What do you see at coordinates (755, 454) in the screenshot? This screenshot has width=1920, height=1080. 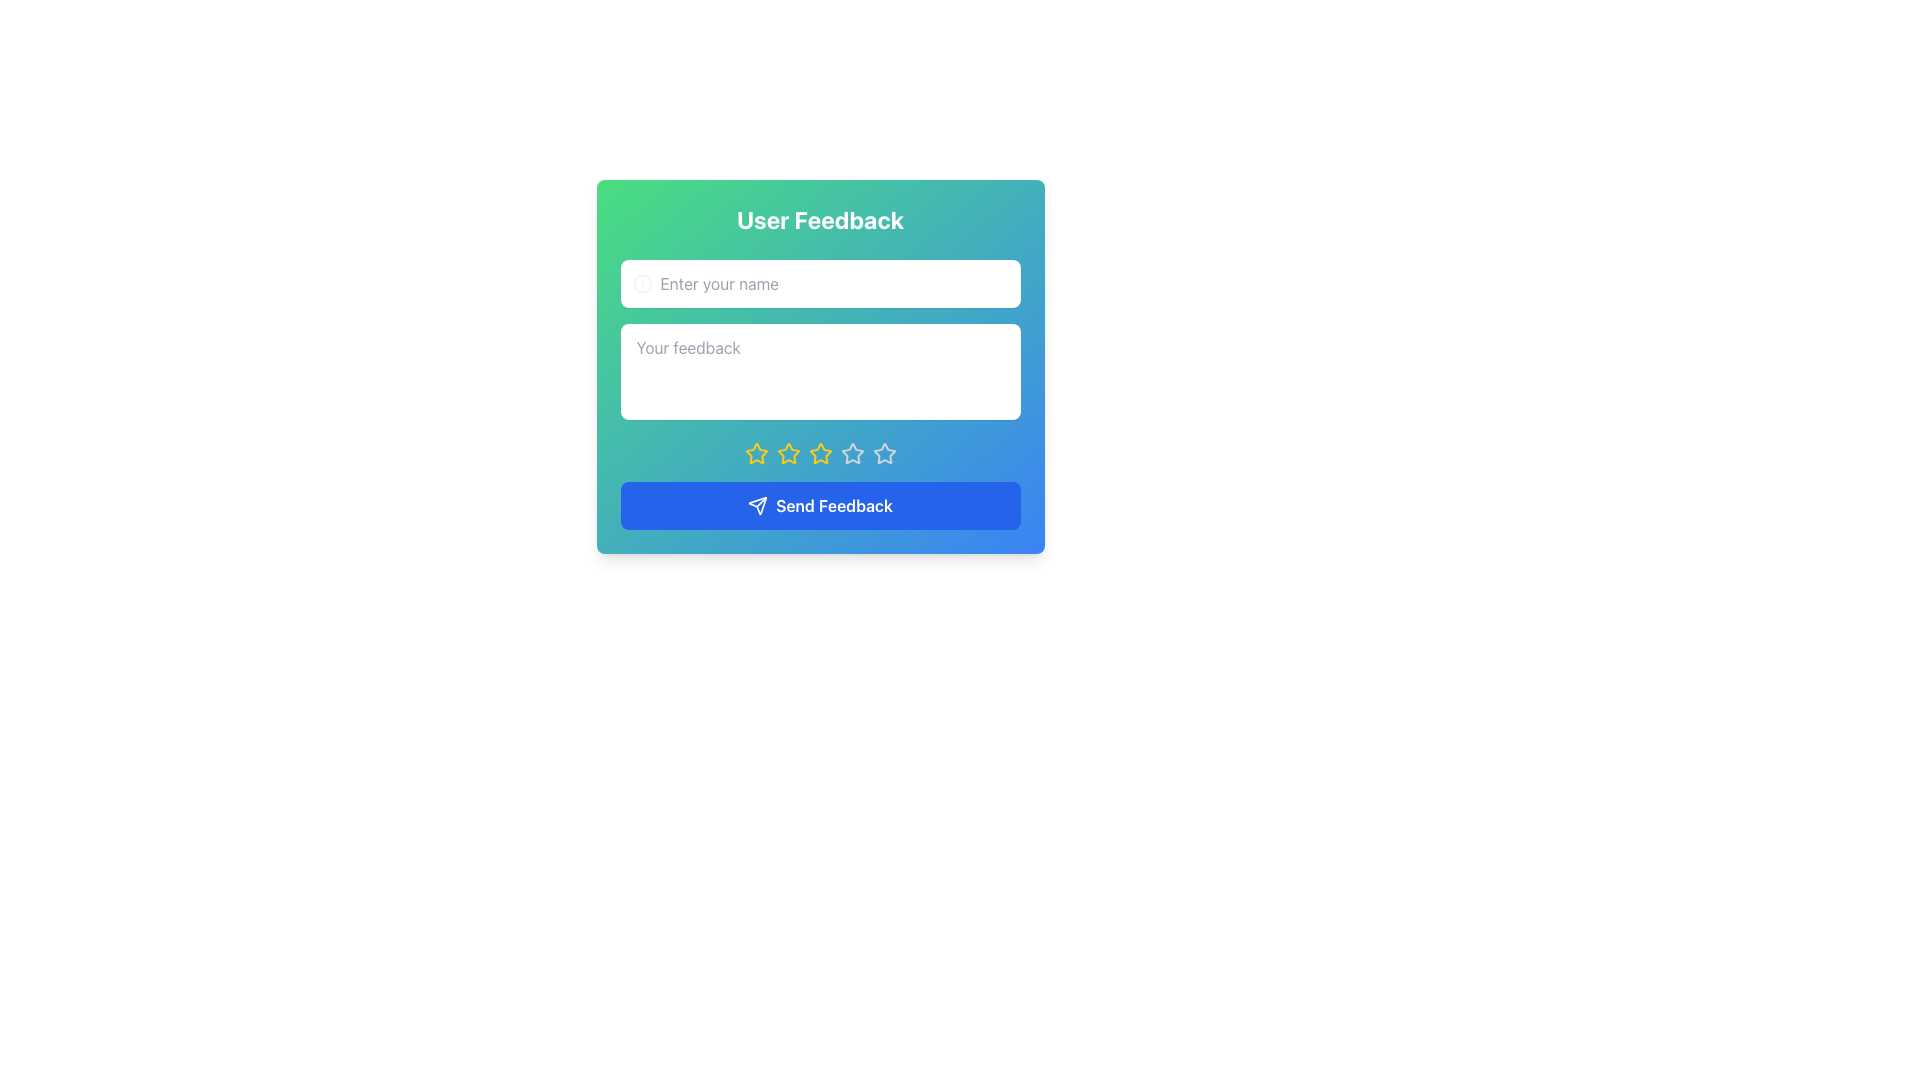 I see `the first yellow-outlined star icon to give a one-star rating in the feedback form` at bounding box center [755, 454].